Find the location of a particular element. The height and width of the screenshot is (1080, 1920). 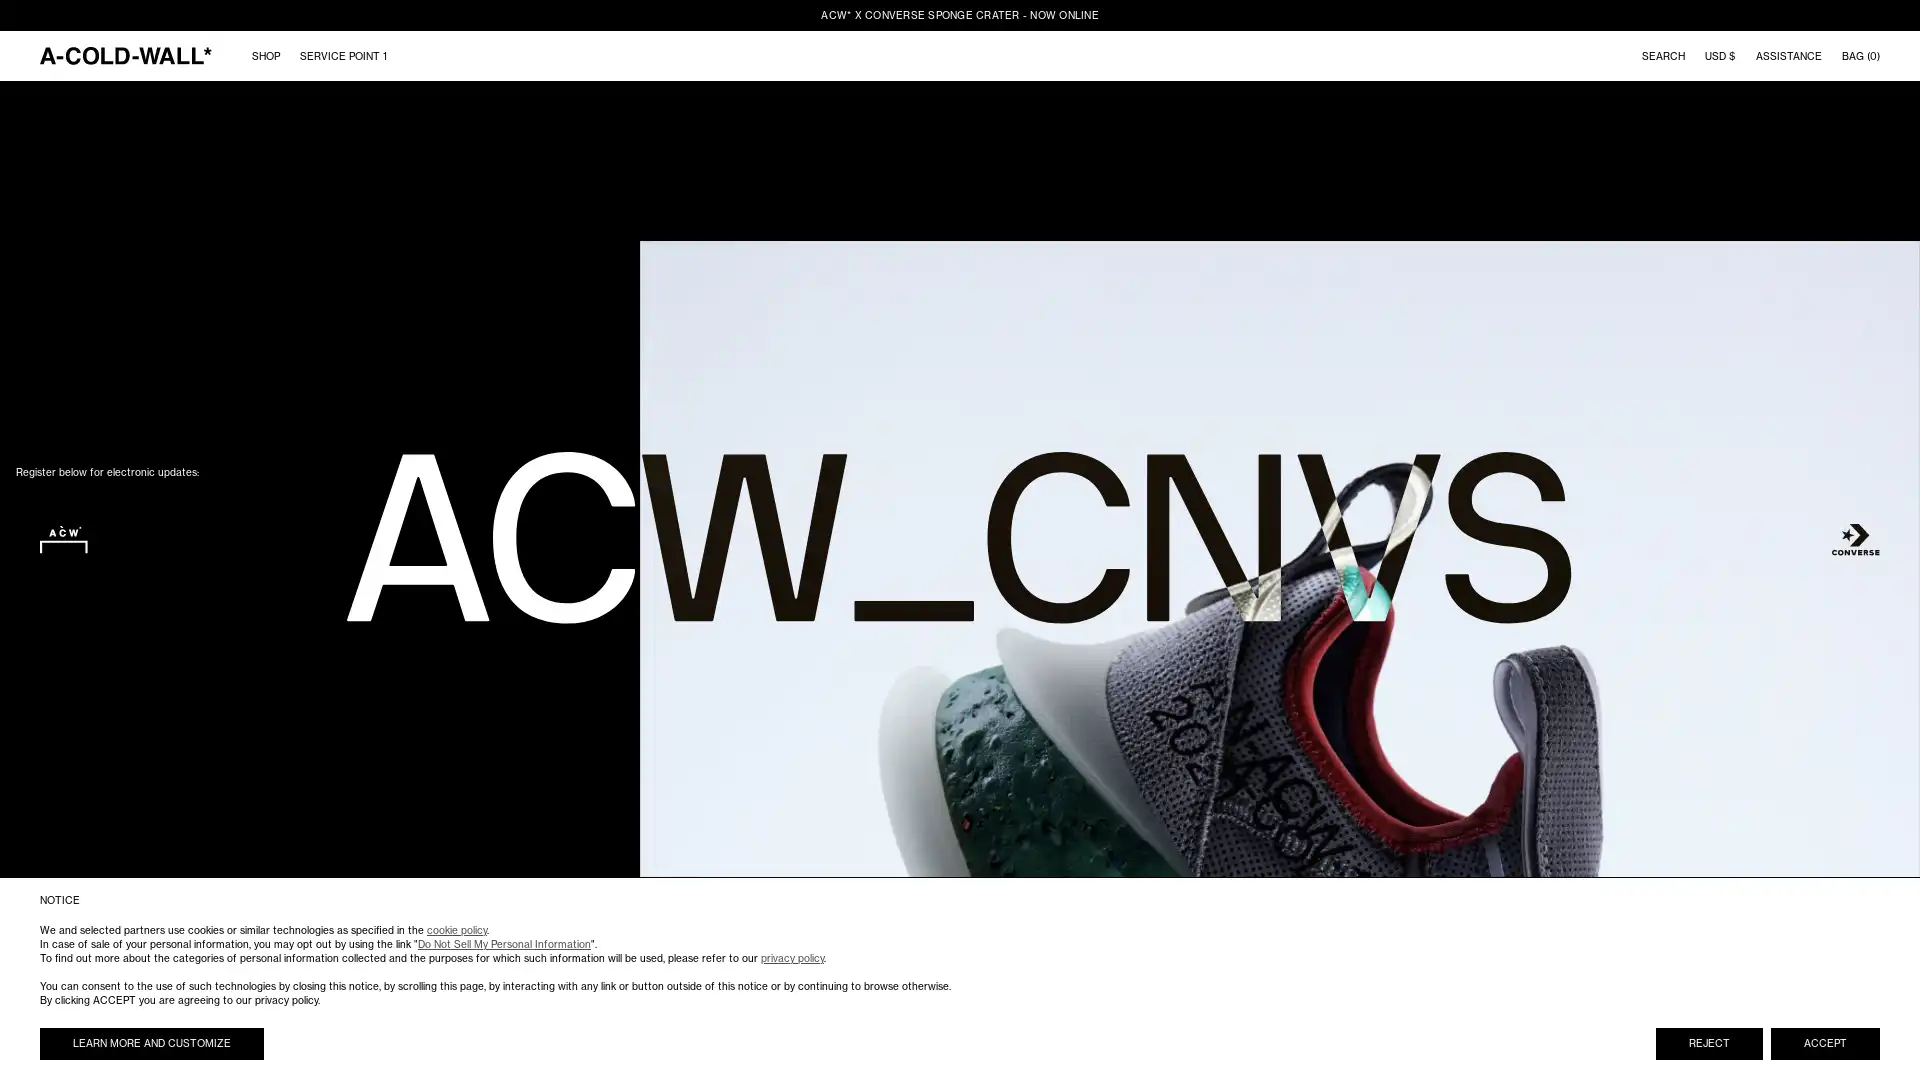

ACCEPT is located at coordinates (1825, 1043).